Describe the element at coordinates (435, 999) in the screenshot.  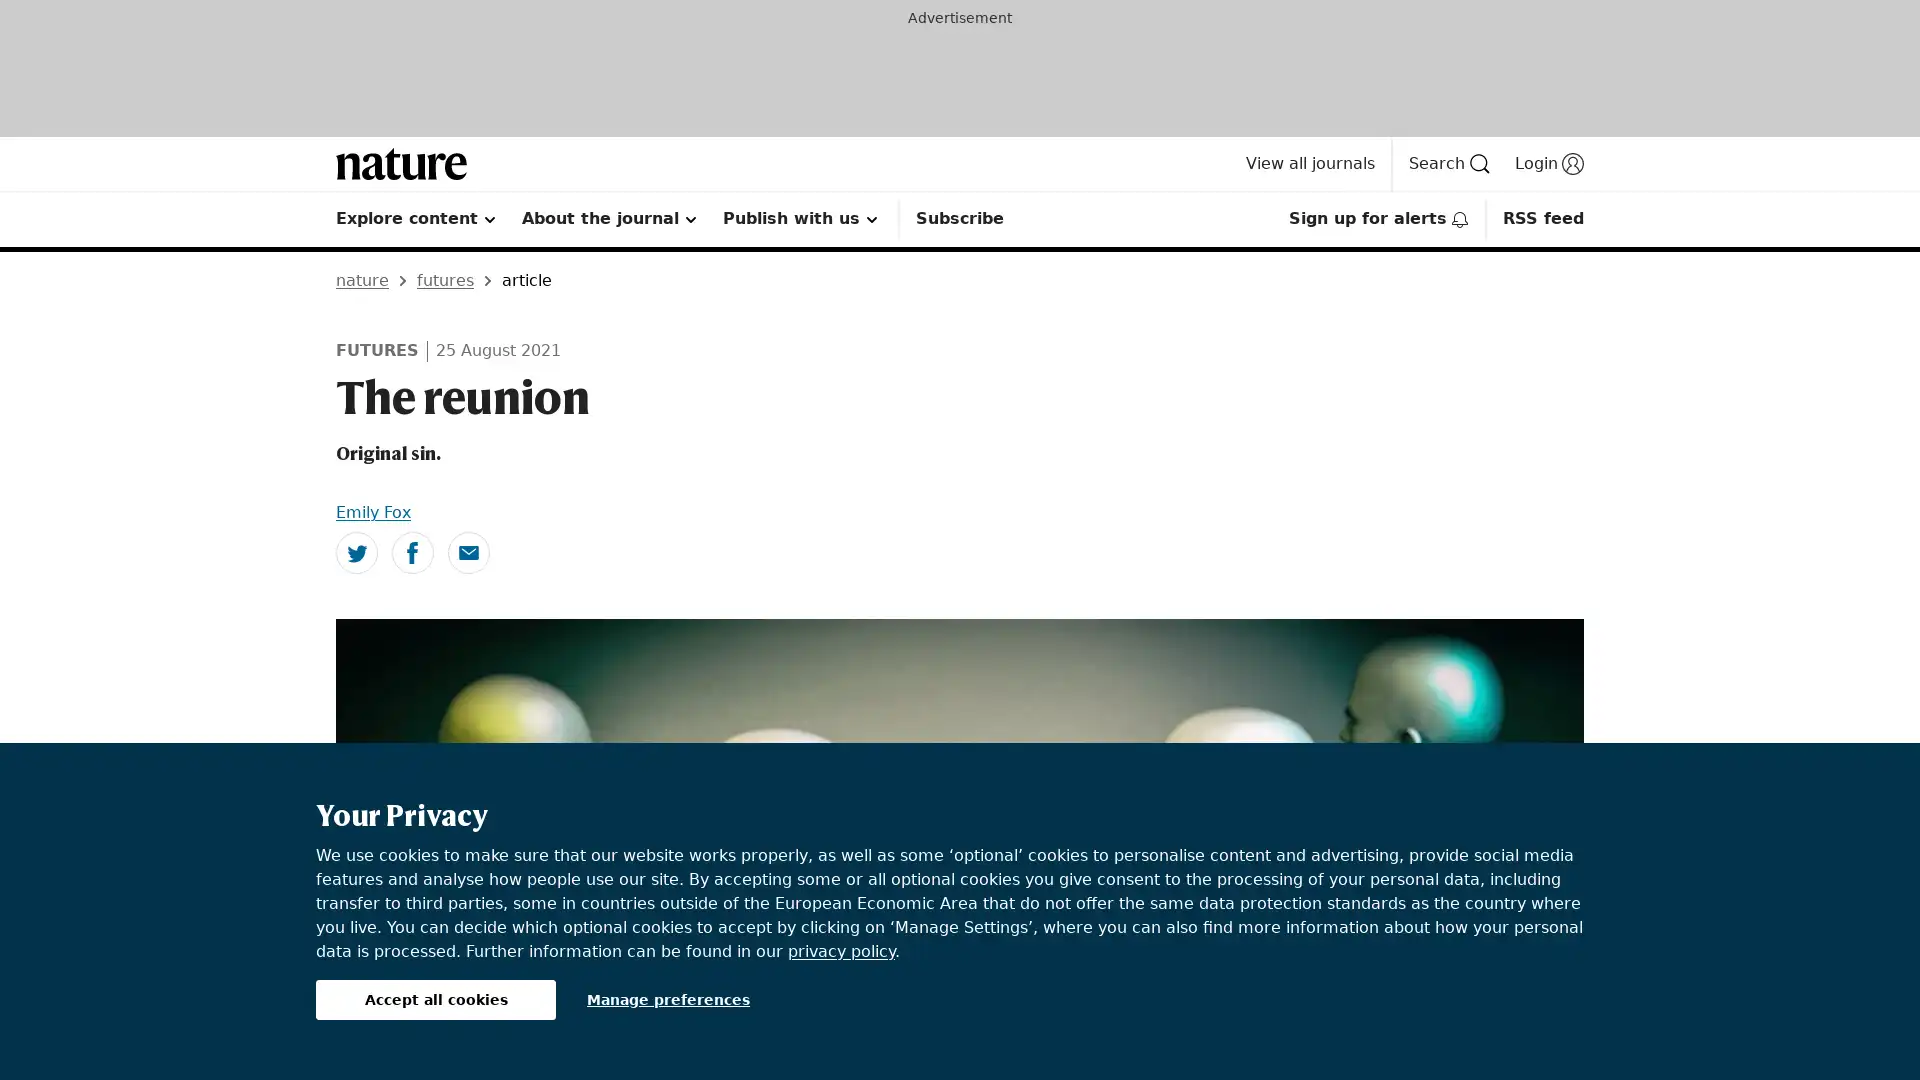
I see `Accept all cookies` at that location.